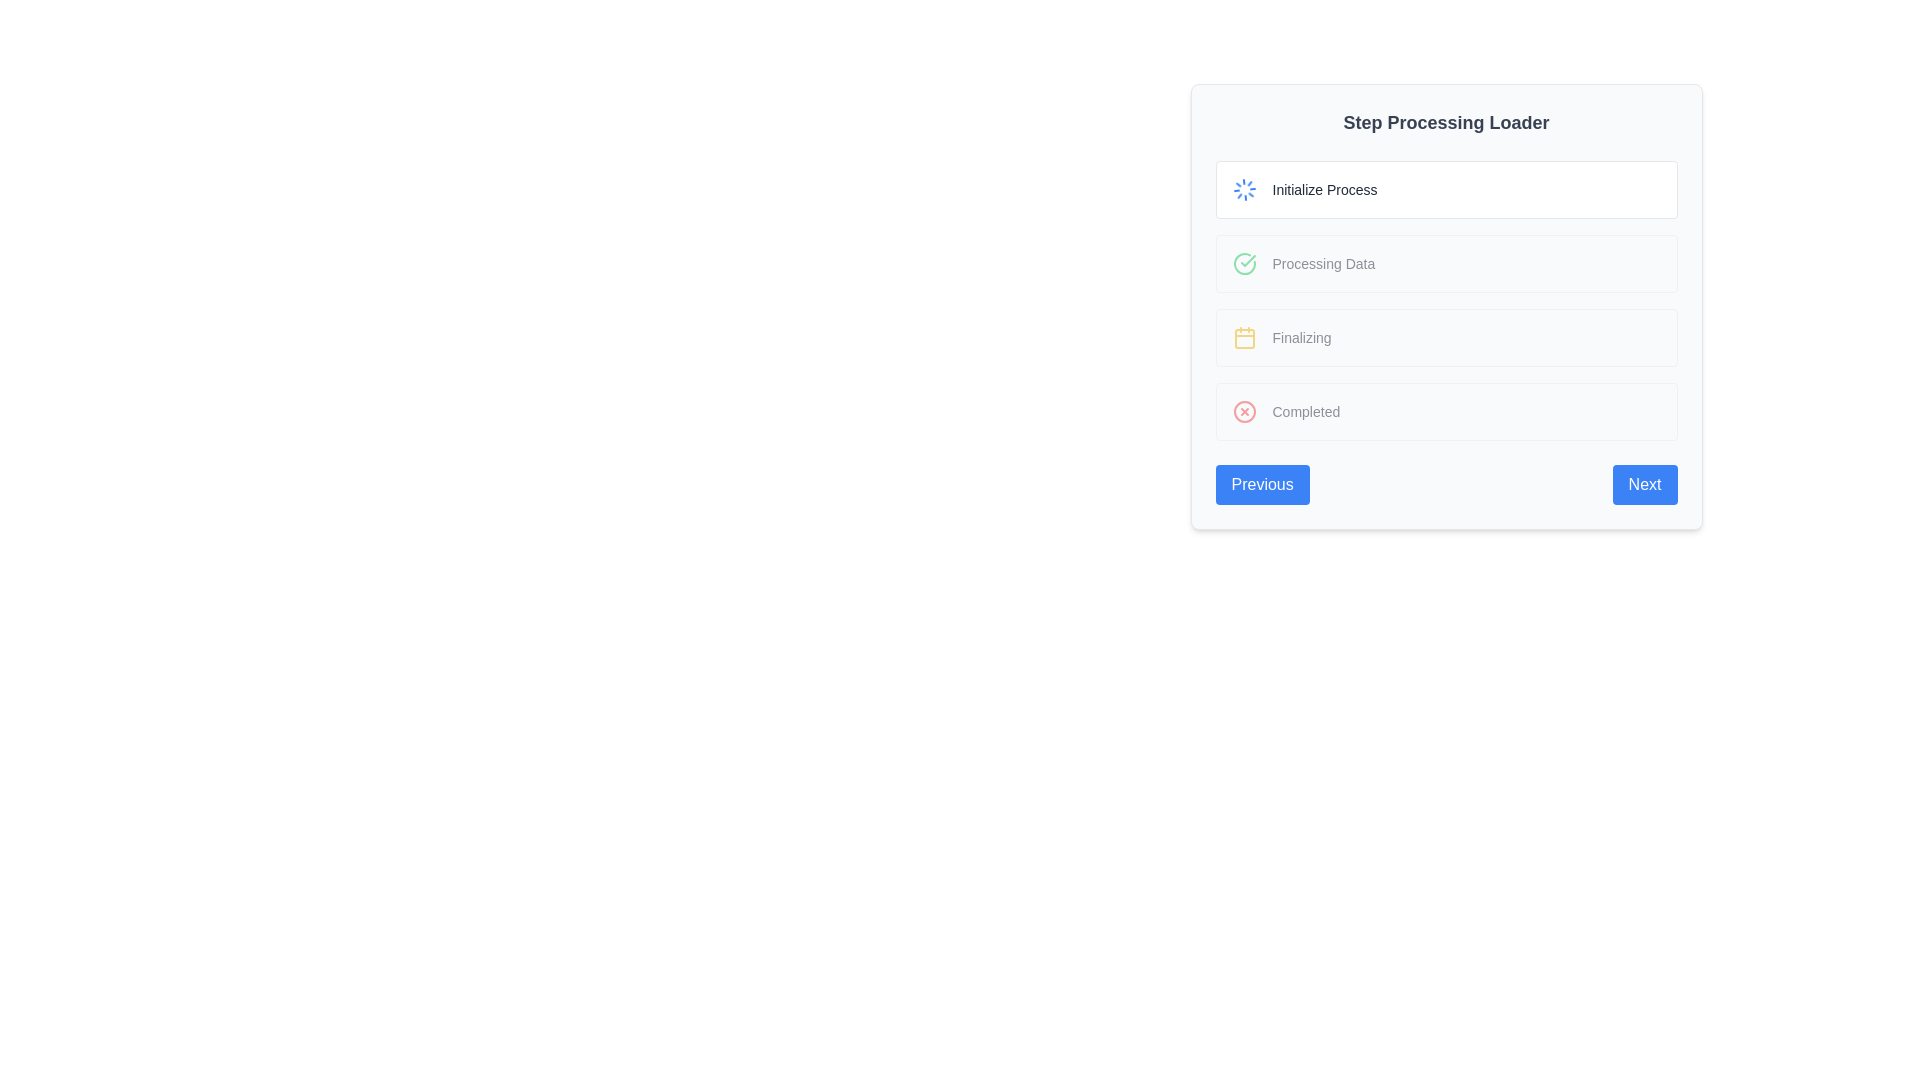 The width and height of the screenshot is (1920, 1080). I want to click on the circular icon with a red border and red cross symbol inside, which indicates the 'Completed' step in the modal interface, so click(1243, 411).